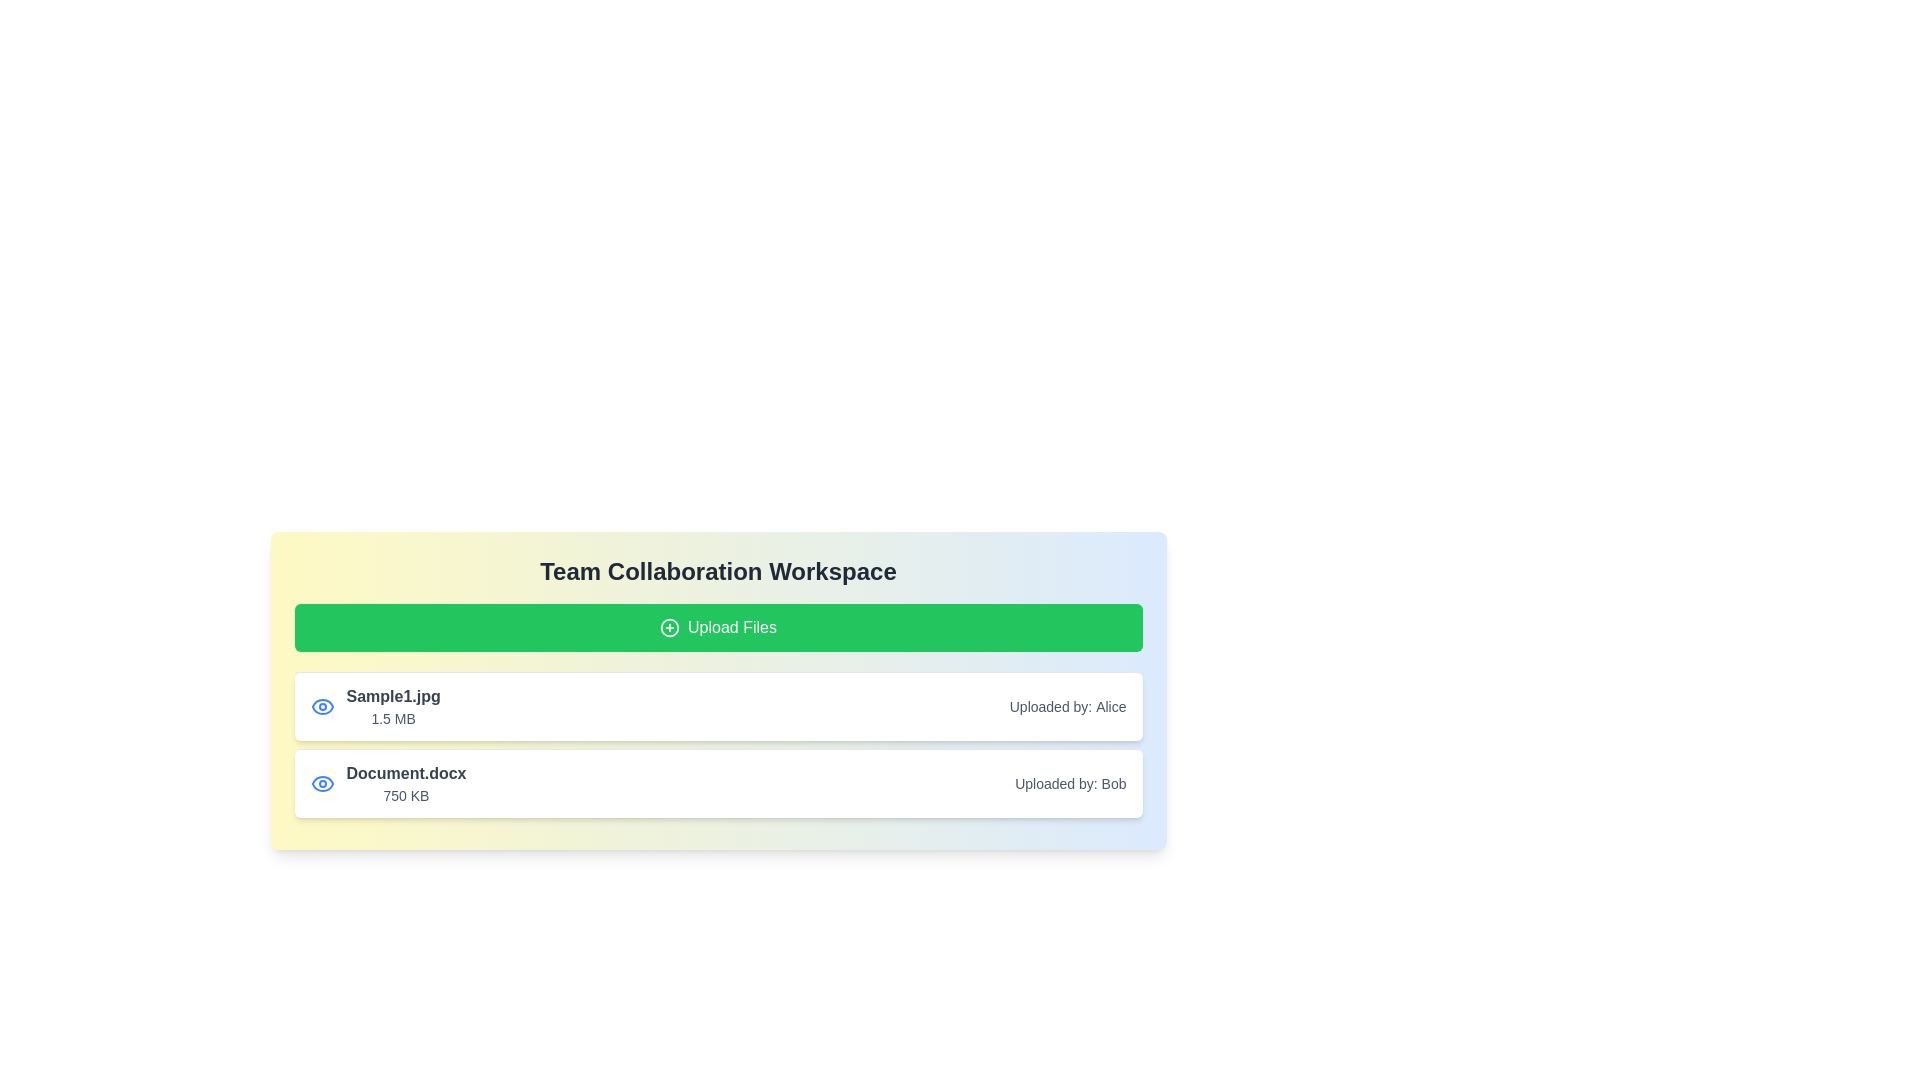 The width and height of the screenshot is (1920, 1080). Describe the element at coordinates (718, 627) in the screenshot. I see `the green rectangular button labeled 'Upload Files' to observe the background color change` at that location.